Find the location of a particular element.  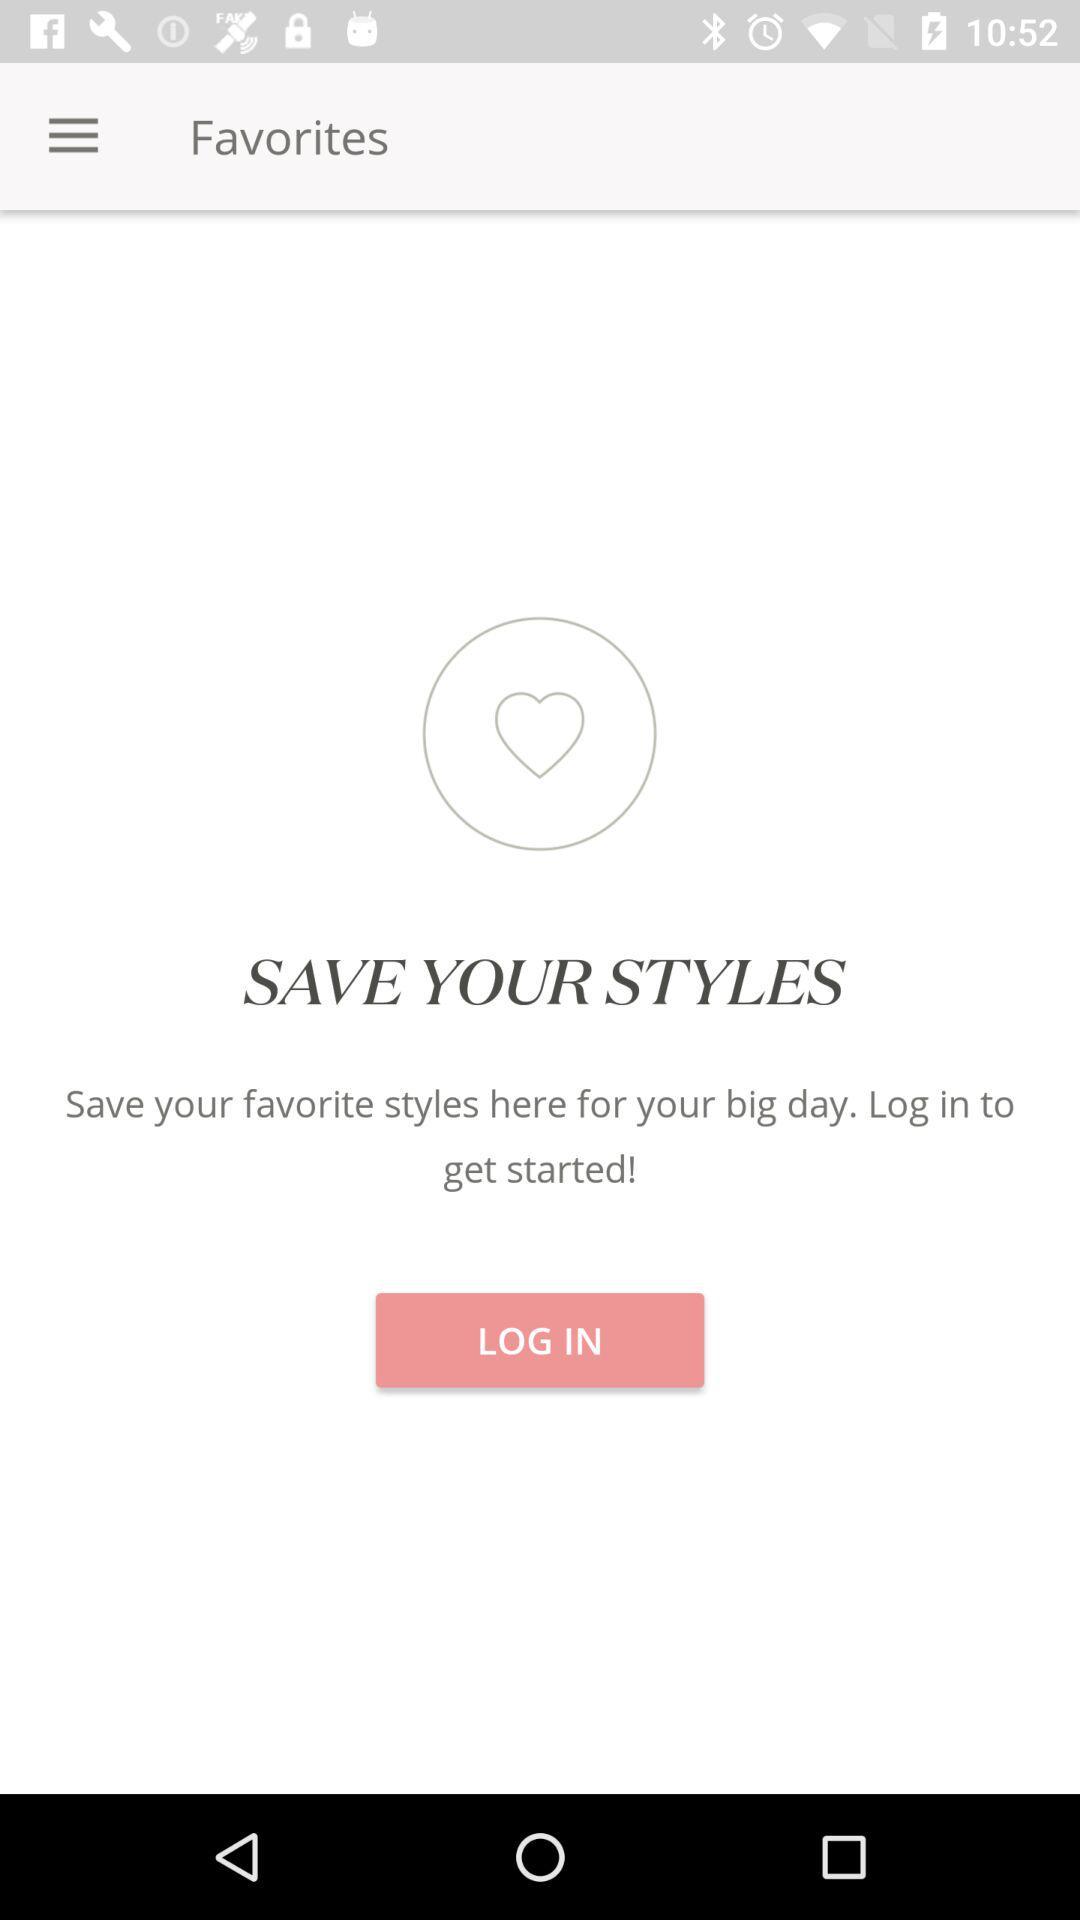

brands at the top right corner is located at coordinates (898, 279).